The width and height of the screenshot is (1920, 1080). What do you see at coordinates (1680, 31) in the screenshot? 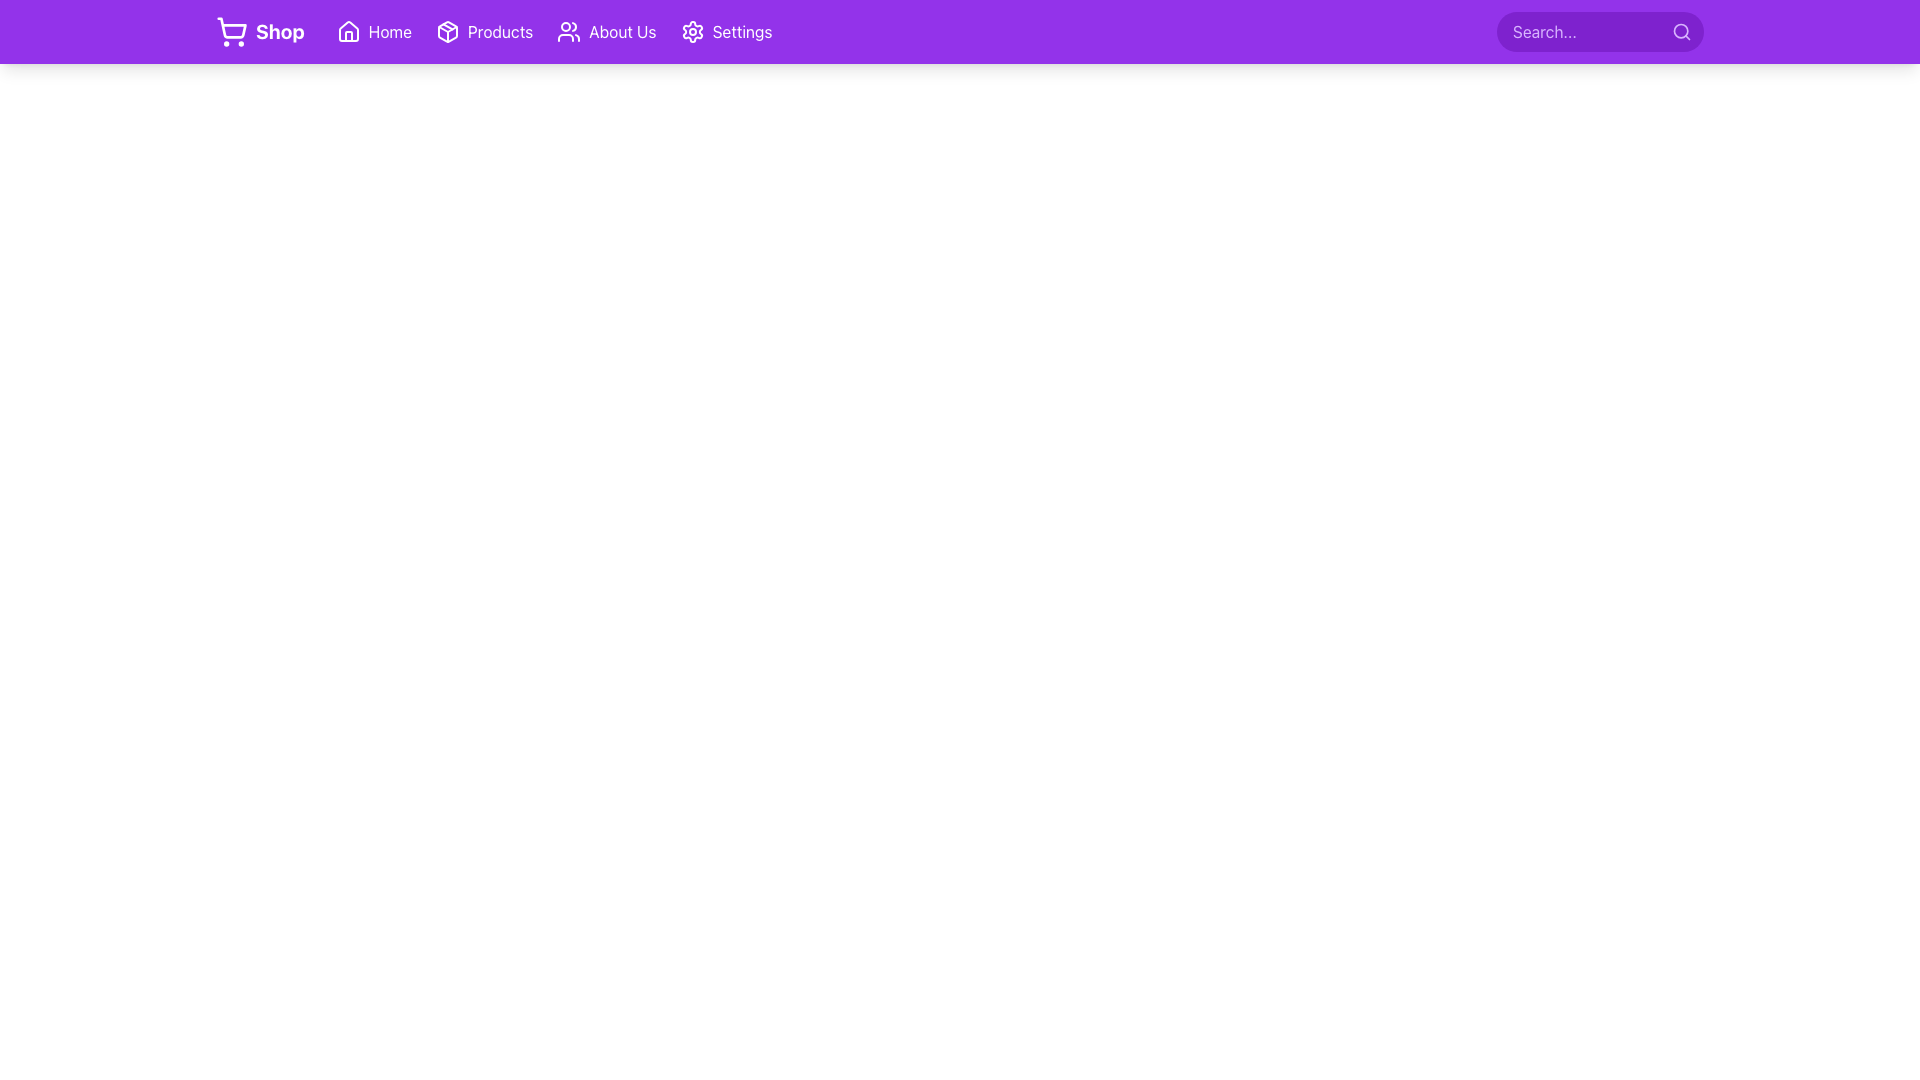
I see `the circular graphic component within the search icon located at the top-right corner of the interface` at bounding box center [1680, 31].